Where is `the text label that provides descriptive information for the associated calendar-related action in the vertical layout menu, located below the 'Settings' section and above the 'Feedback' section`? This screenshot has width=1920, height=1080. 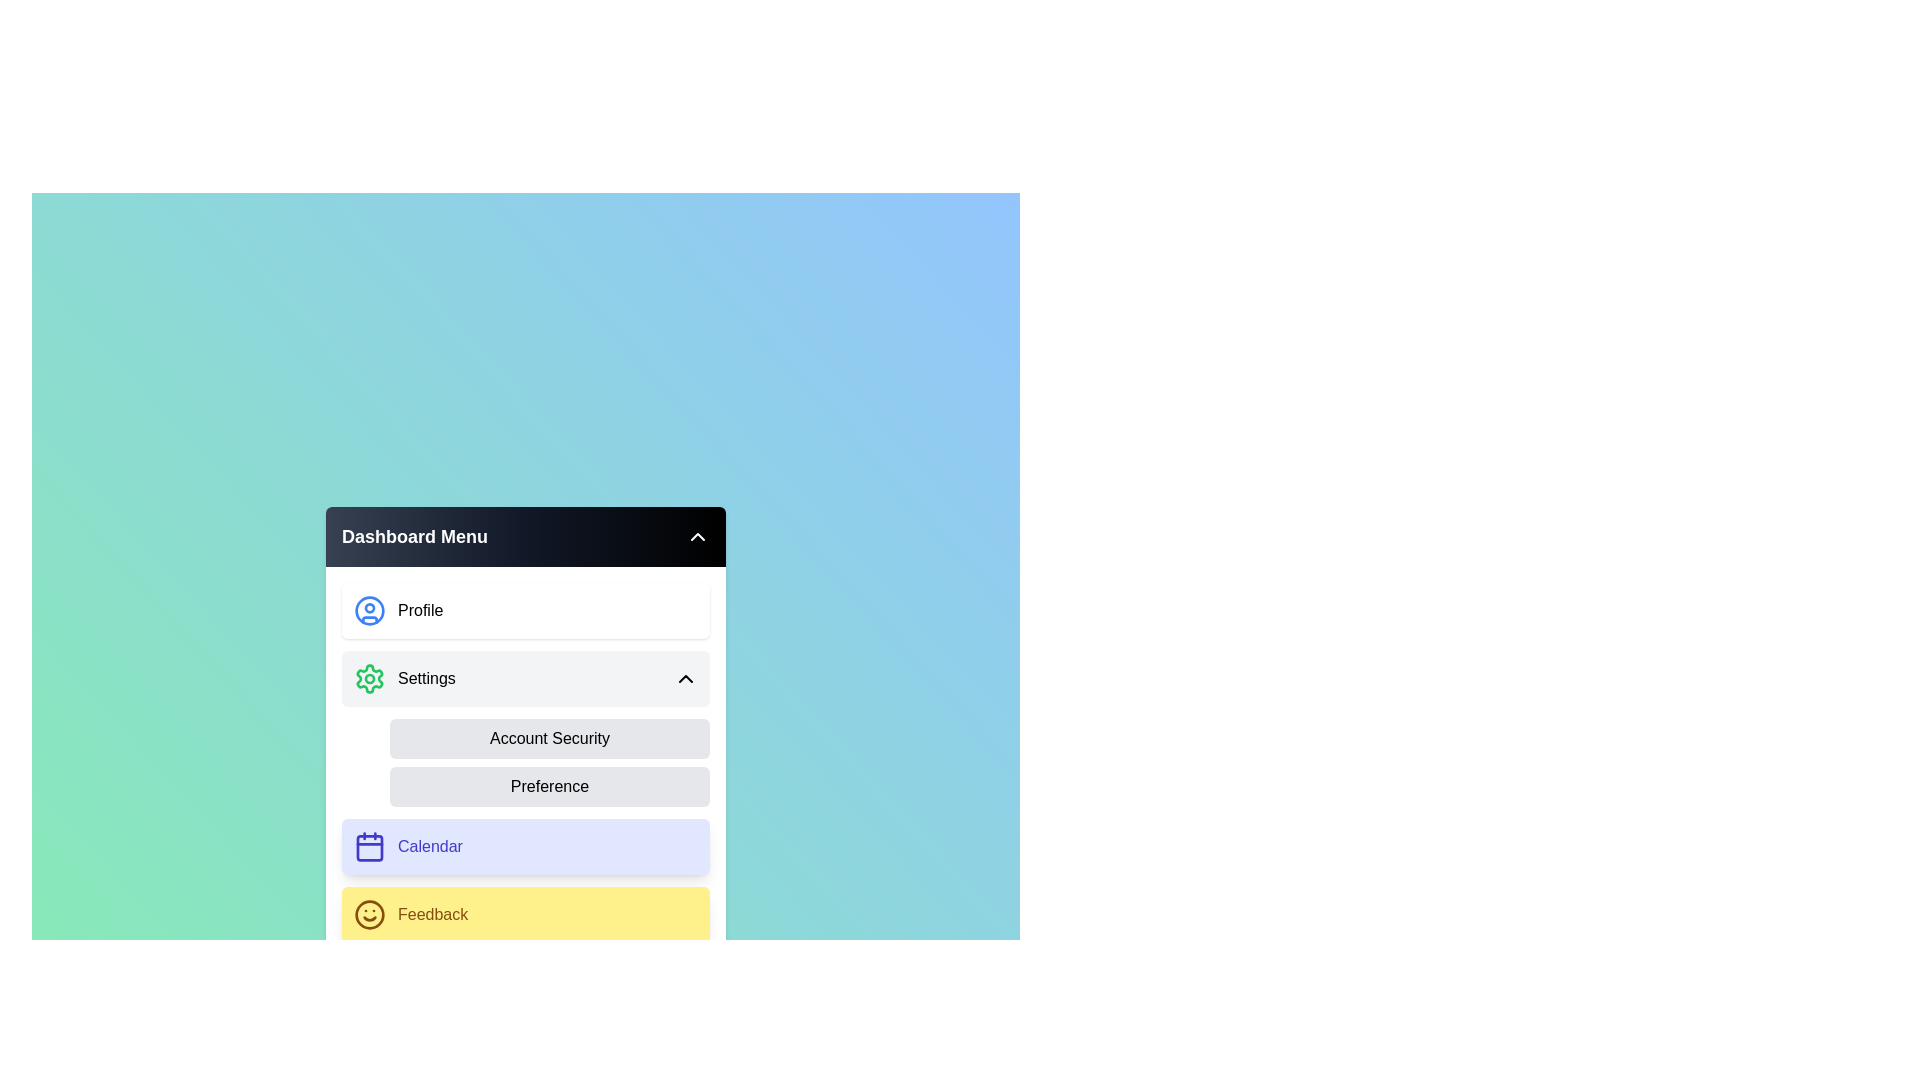 the text label that provides descriptive information for the associated calendar-related action in the vertical layout menu, located below the 'Settings' section and above the 'Feedback' section is located at coordinates (429, 847).